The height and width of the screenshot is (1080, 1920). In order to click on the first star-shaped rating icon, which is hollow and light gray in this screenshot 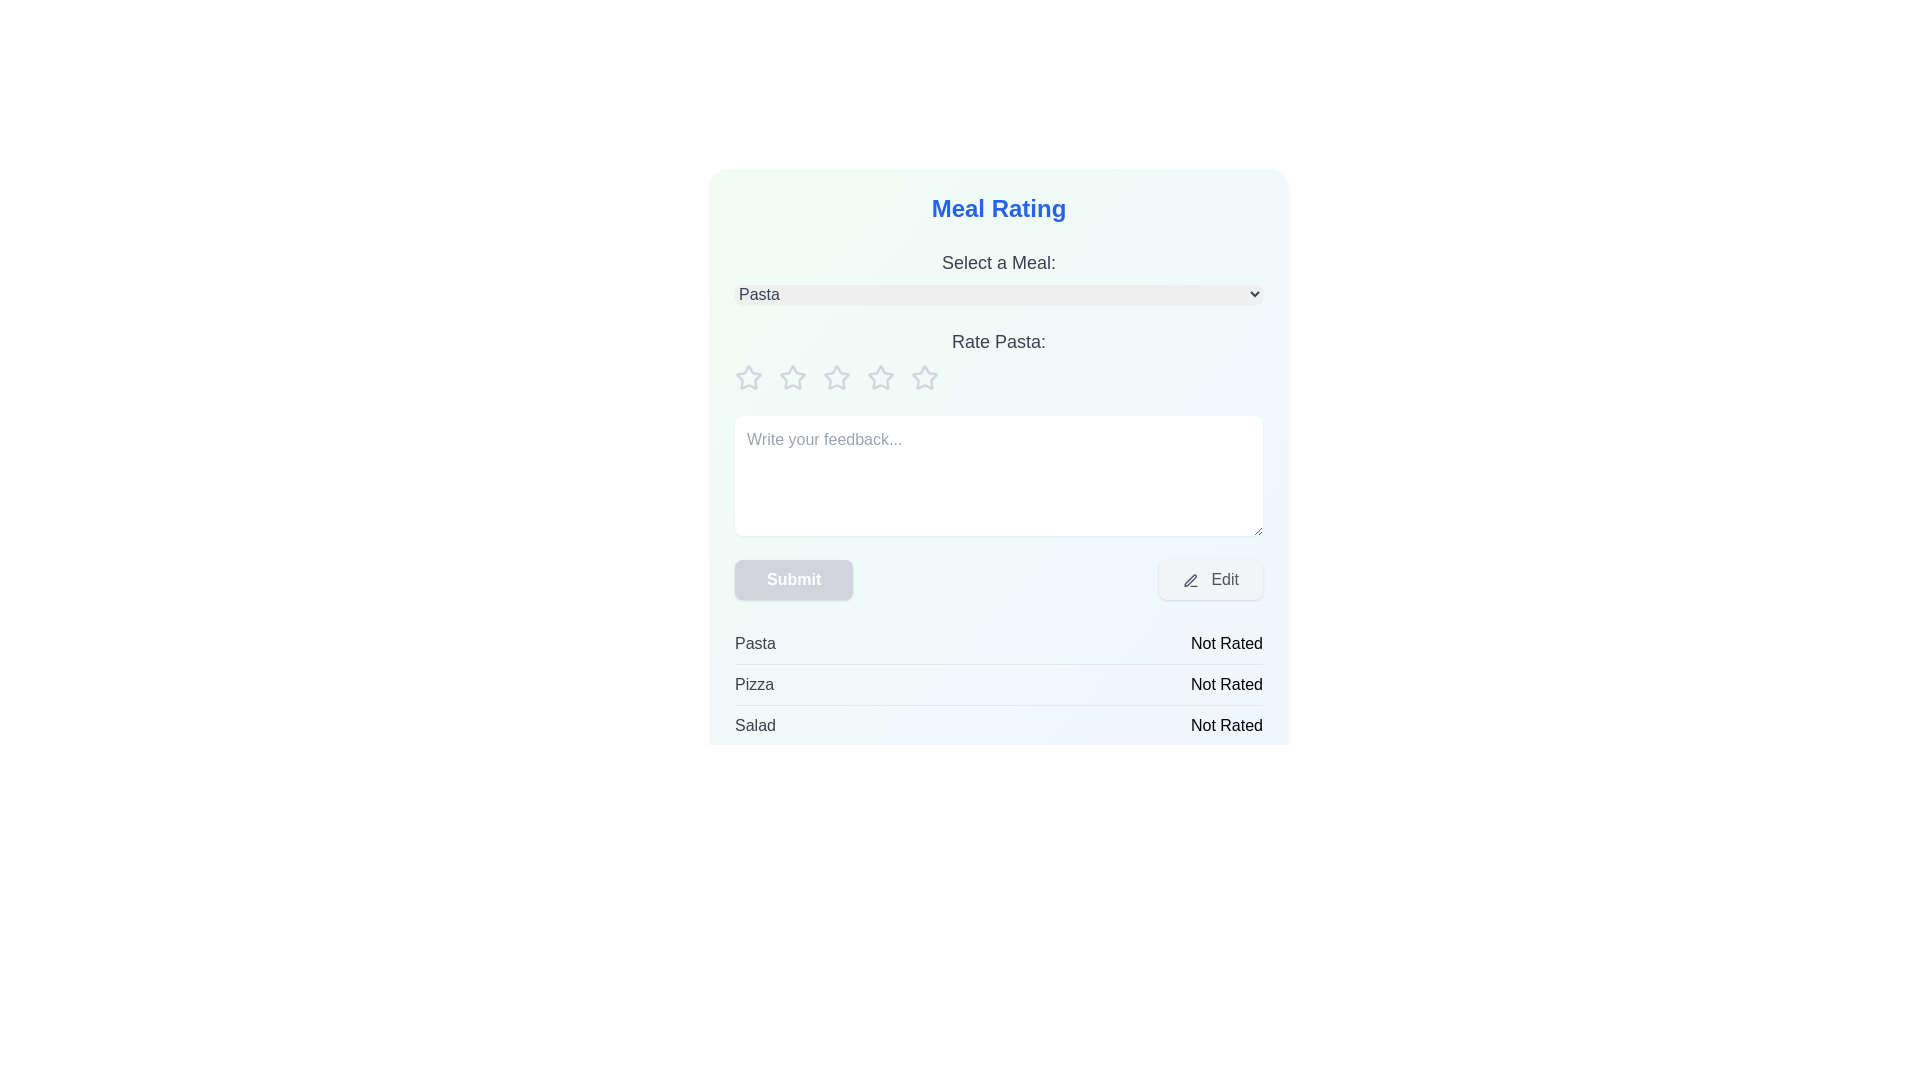, I will do `click(747, 378)`.